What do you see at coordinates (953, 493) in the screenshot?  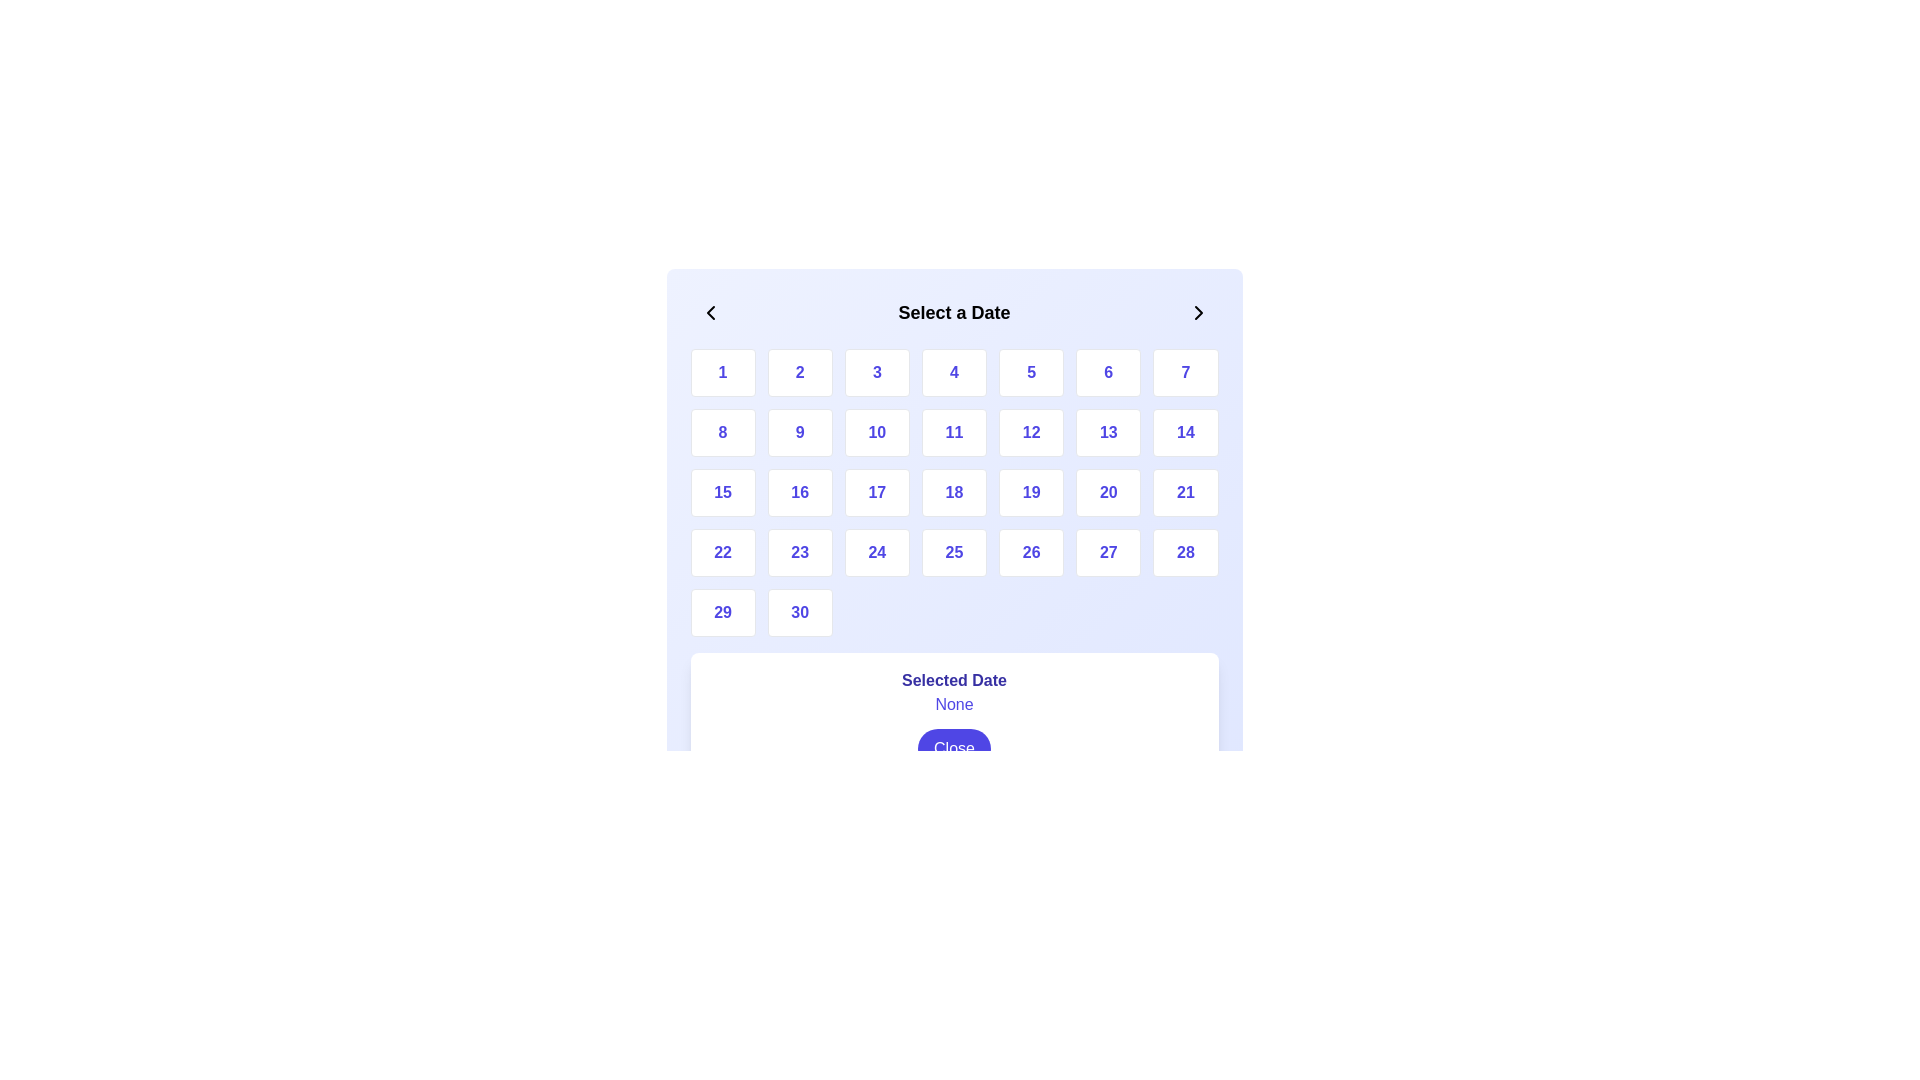 I see `the button displaying the number '18' in bold indigo font, located in the fourth column of the third row under 'Select a Date'` at bounding box center [953, 493].